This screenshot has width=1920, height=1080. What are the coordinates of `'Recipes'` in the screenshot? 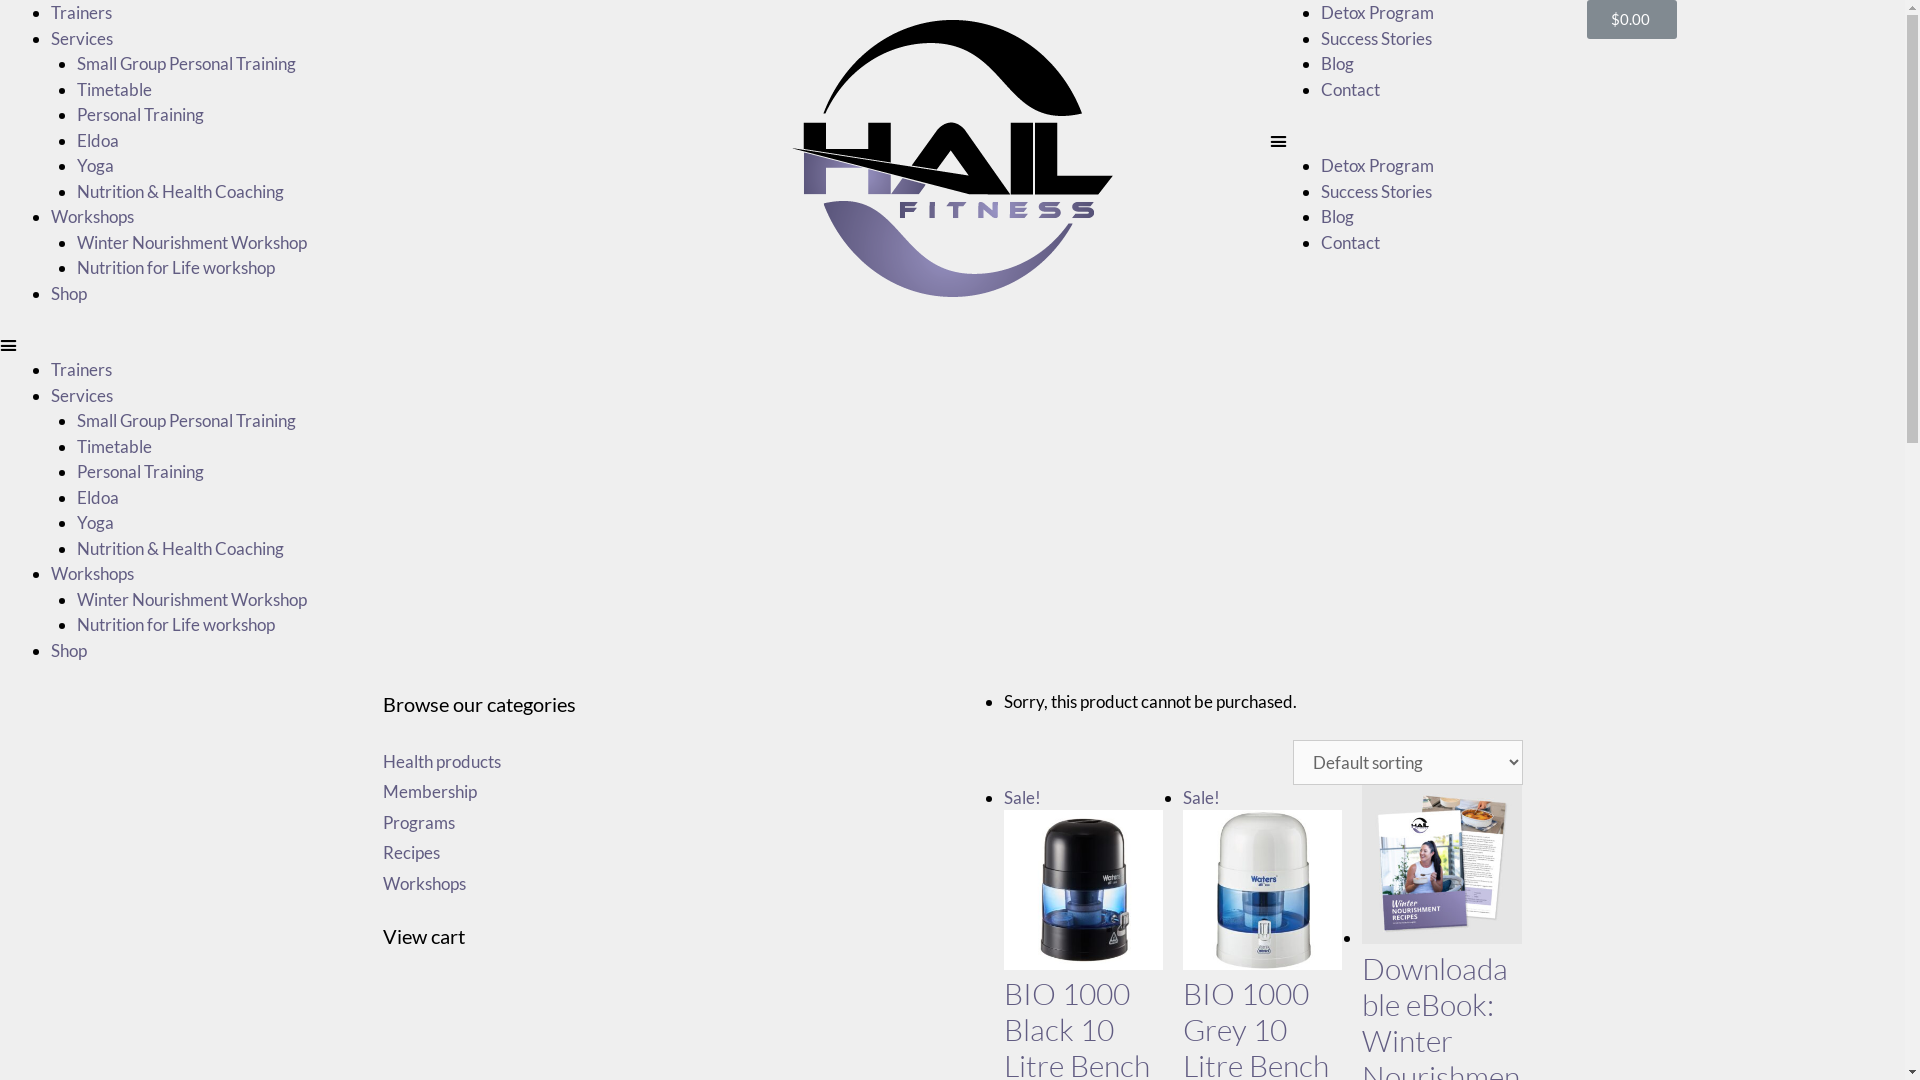 It's located at (382, 852).